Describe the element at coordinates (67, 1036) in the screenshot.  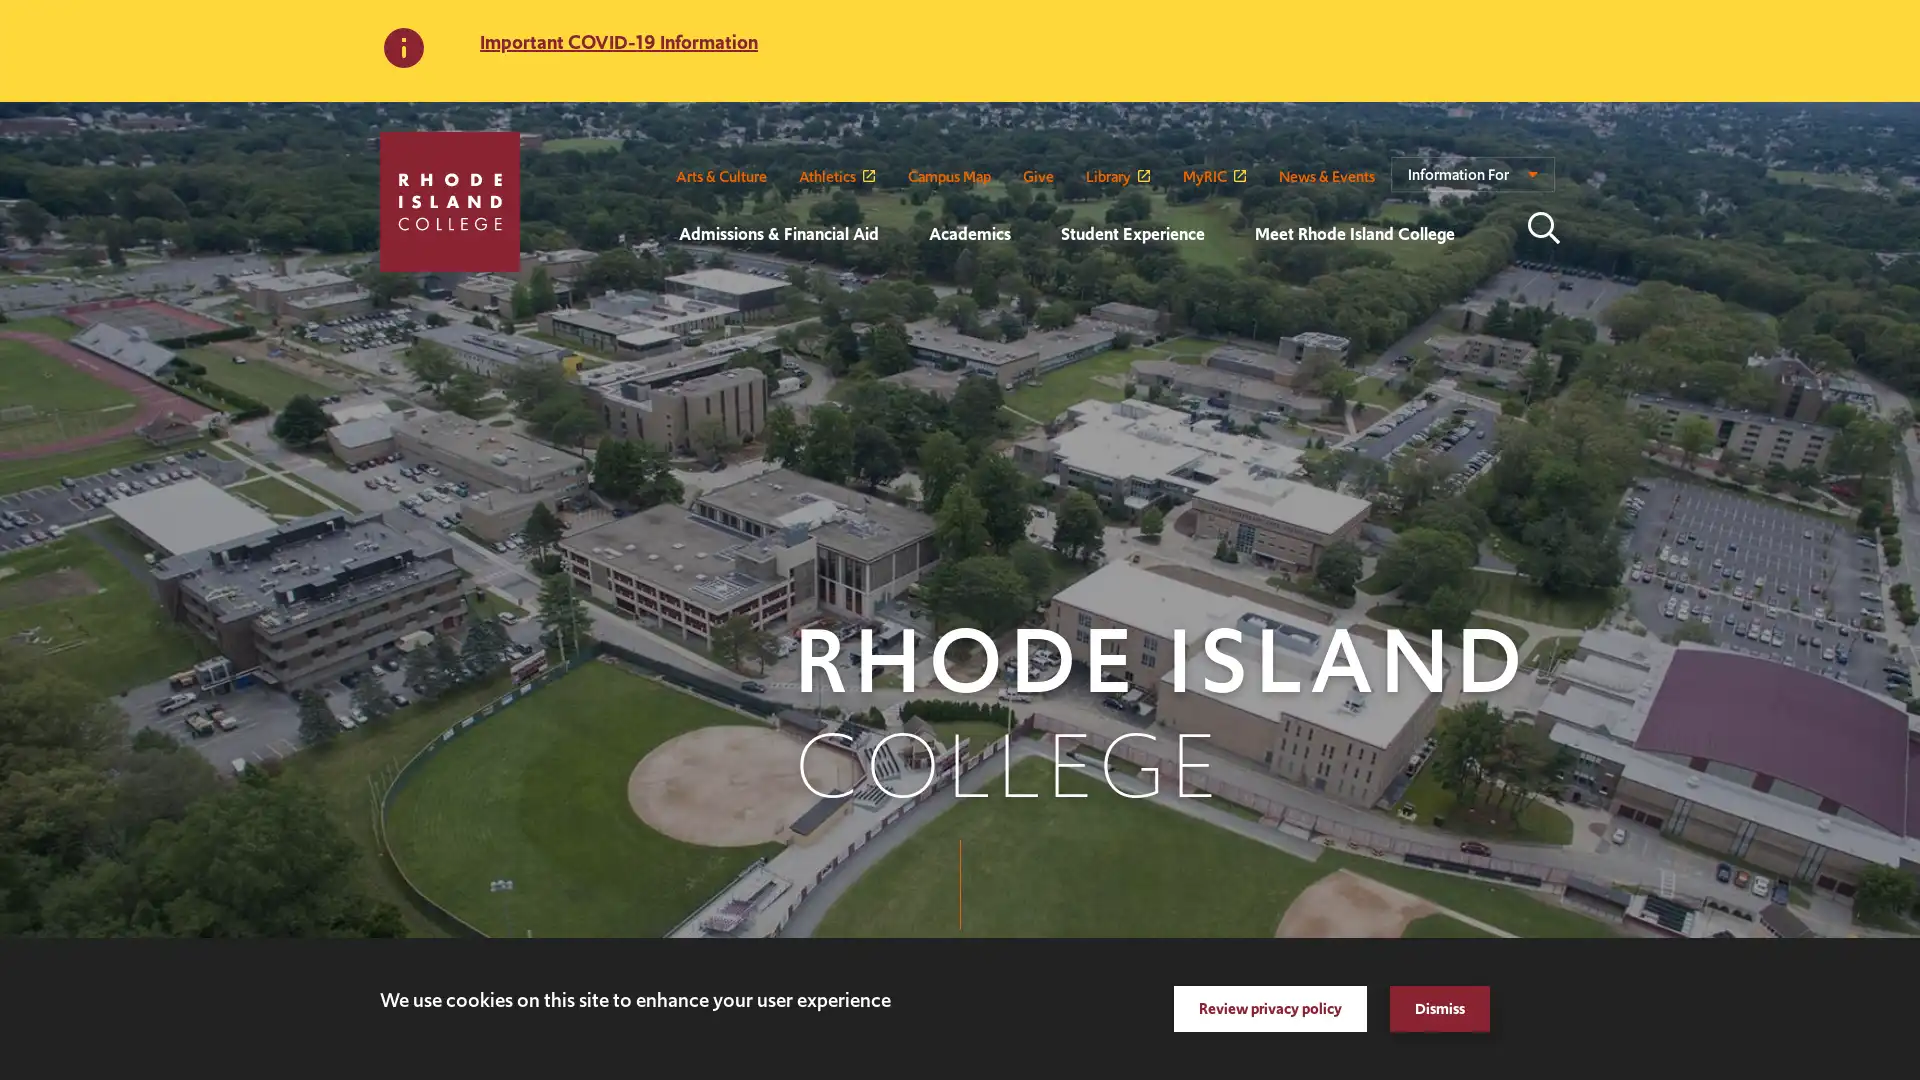
I see `Pause the videopause` at that location.